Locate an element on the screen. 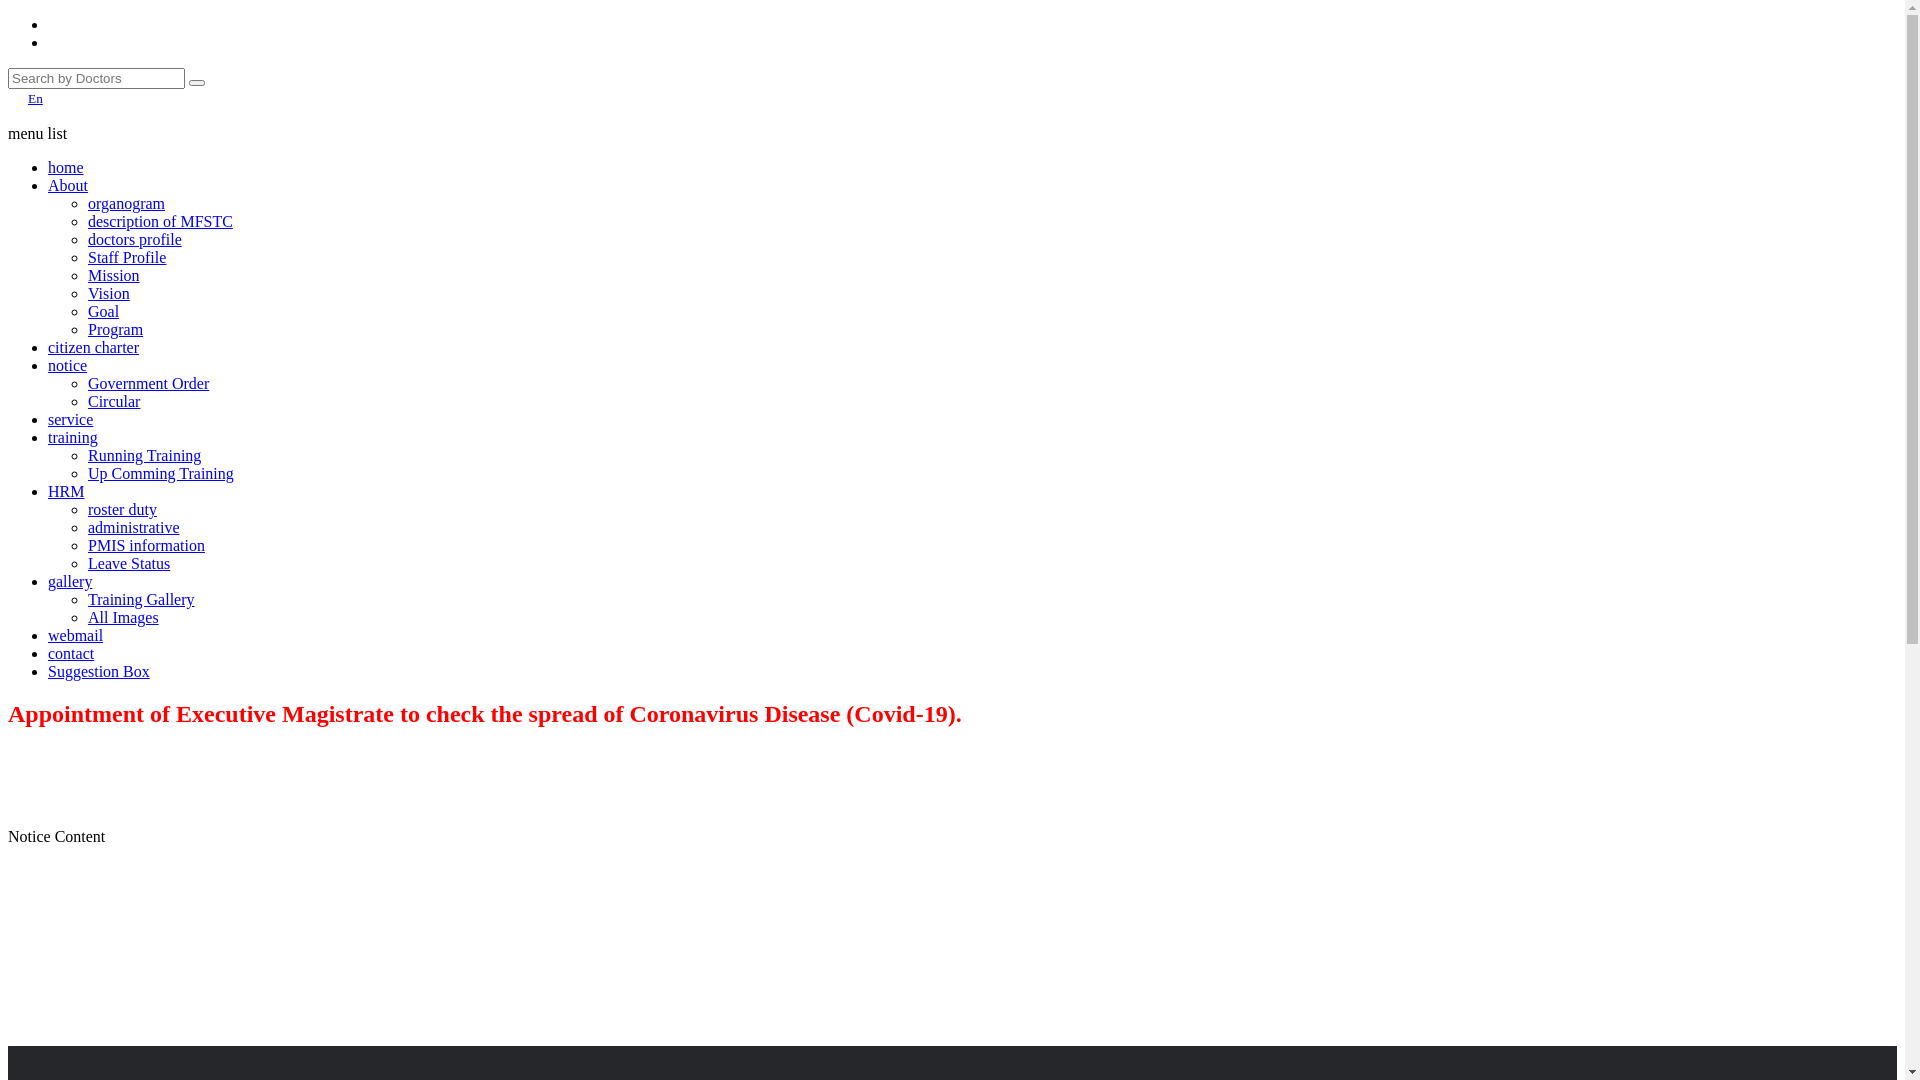 This screenshot has height=1080, width=1920. 'gallery' is located at coordinates (70, 581).